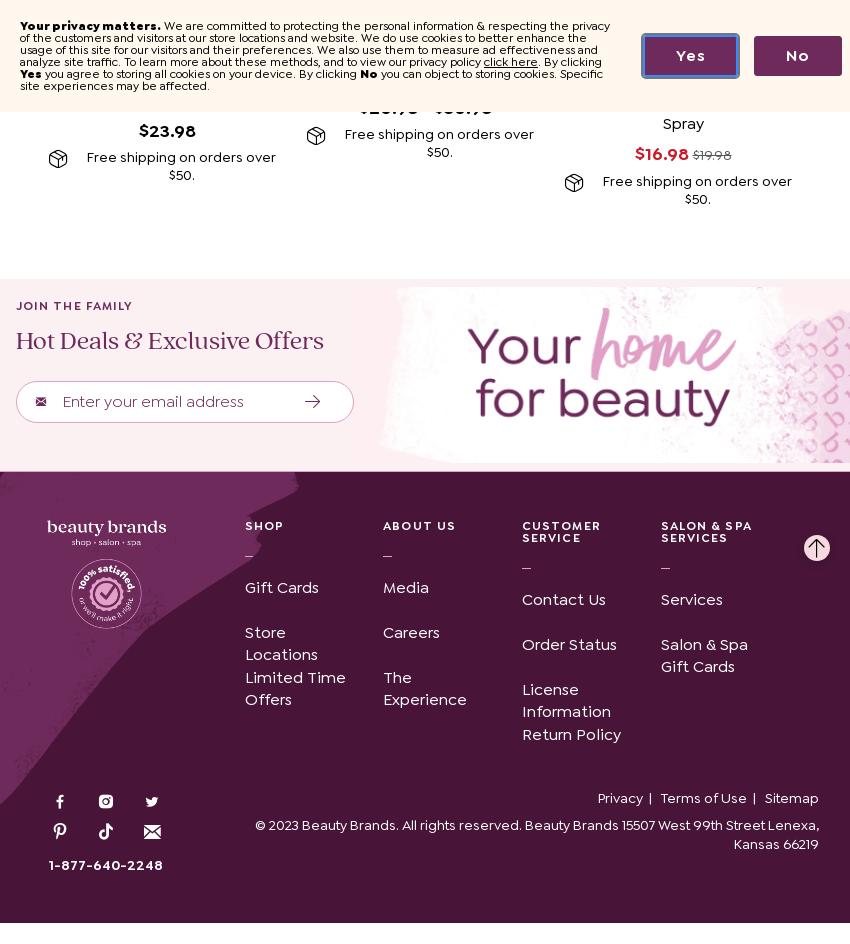  Describe the element at coordinates (702, 796) in the screenshot. I see `'Terms of Use'` at that location.